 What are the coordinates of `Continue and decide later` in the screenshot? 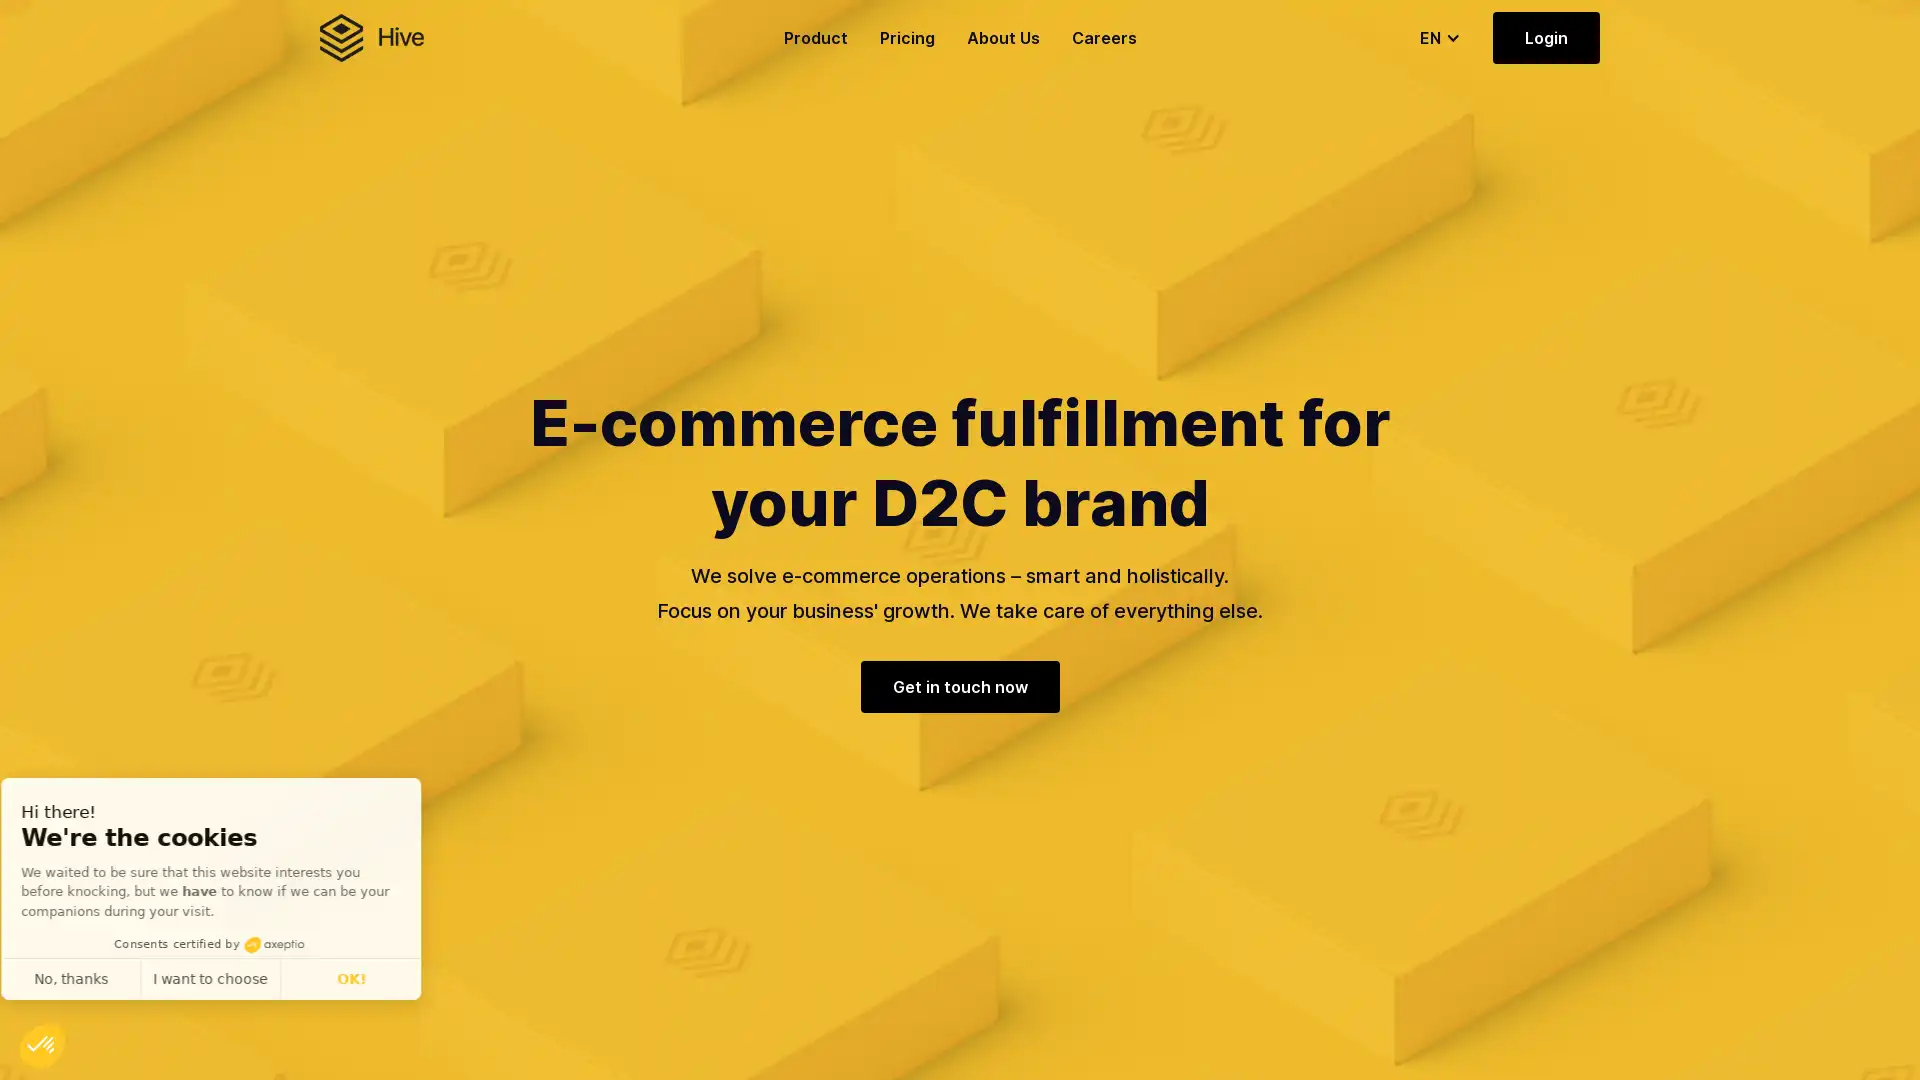 It's located at (42, 1044).